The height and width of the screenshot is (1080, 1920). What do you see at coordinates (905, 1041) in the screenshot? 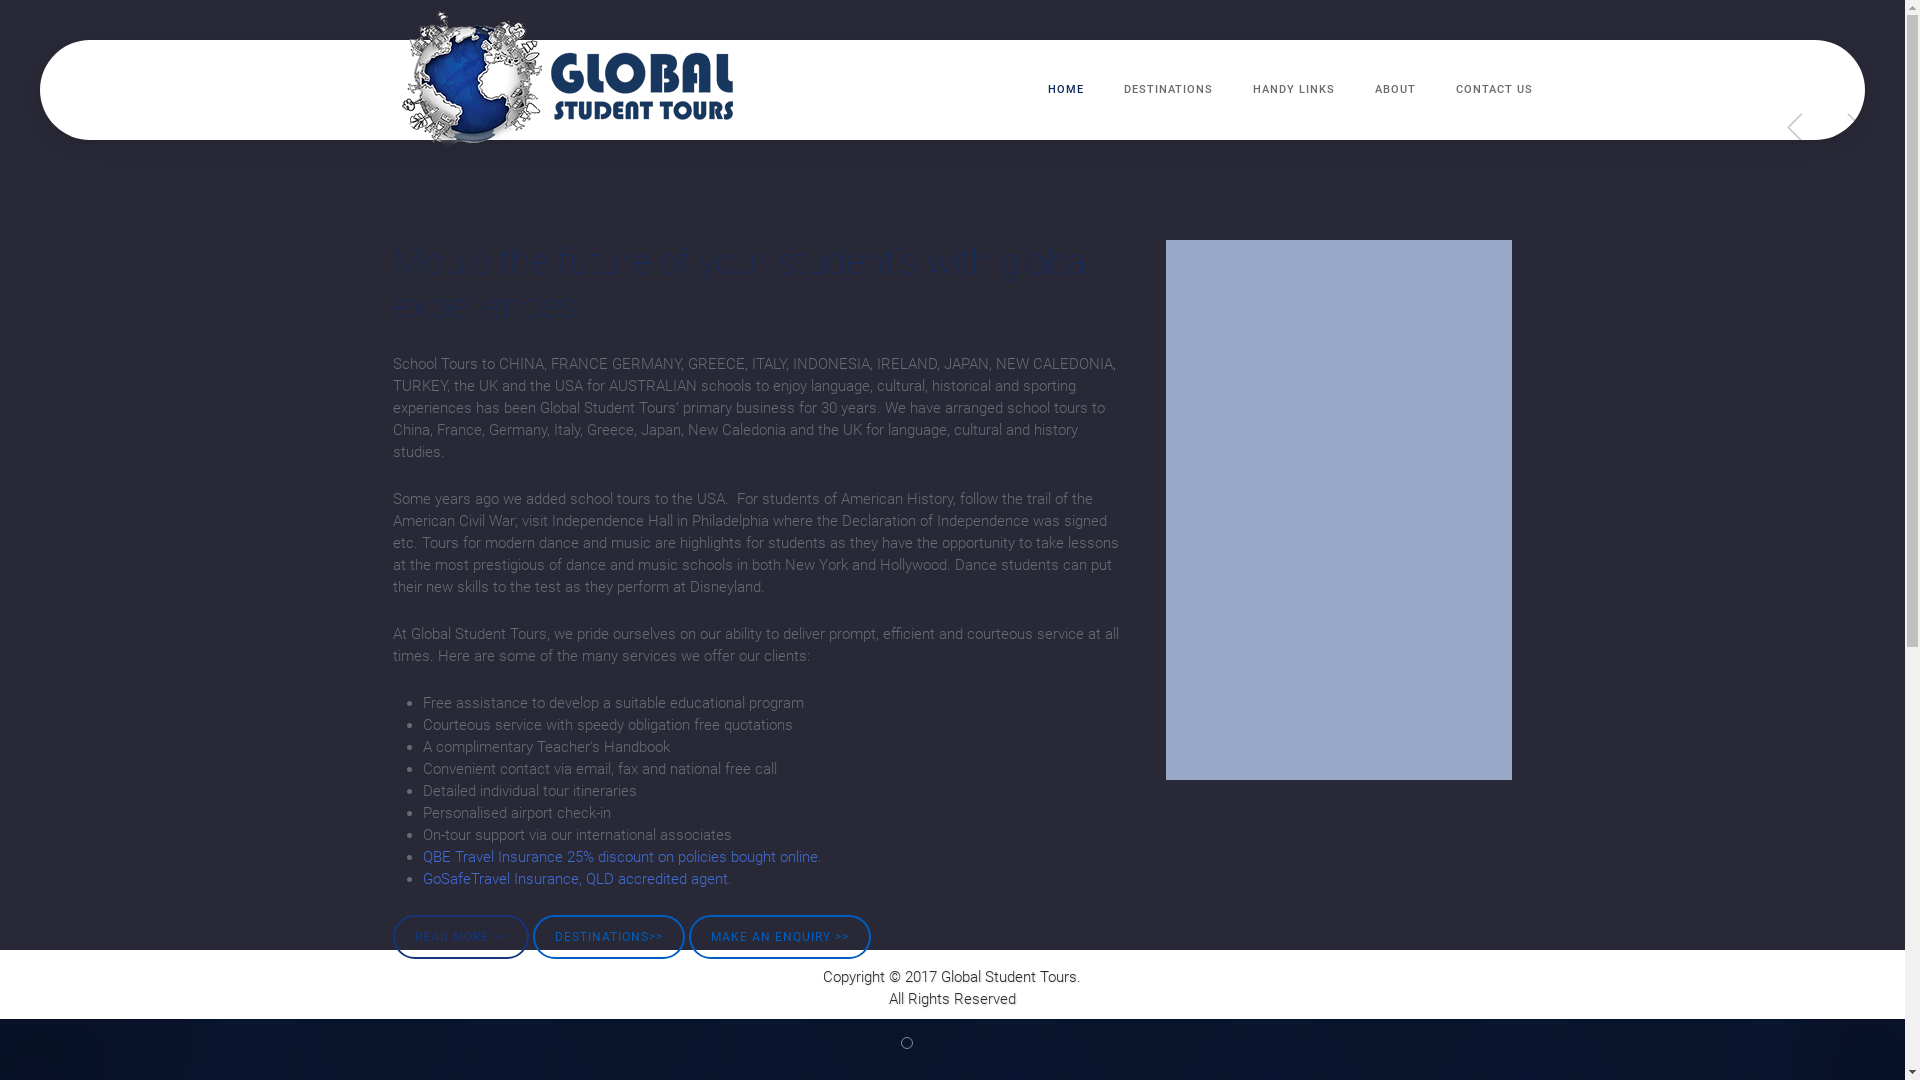
I see `'Student Tours Greece'` at bounding box center [905, 1041].